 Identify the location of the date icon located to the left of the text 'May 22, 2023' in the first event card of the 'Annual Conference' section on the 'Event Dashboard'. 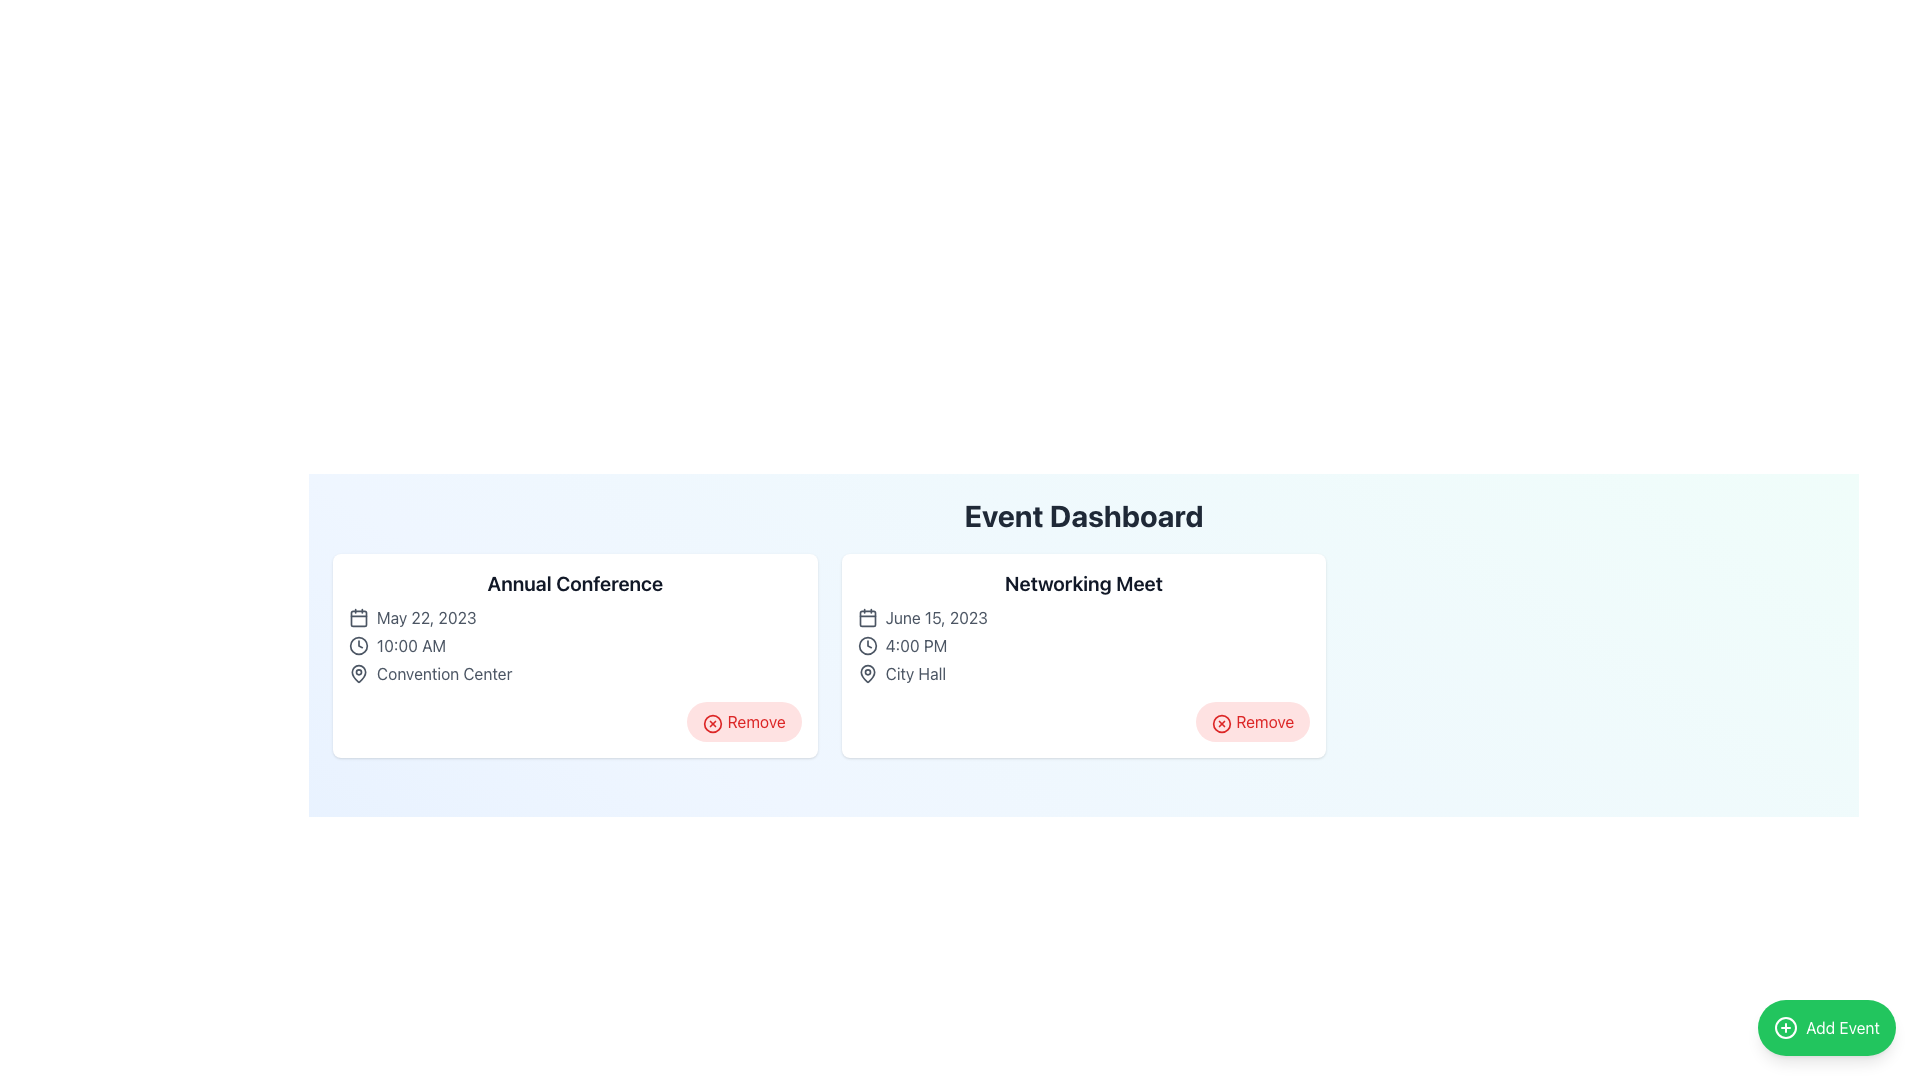
(359, 616).